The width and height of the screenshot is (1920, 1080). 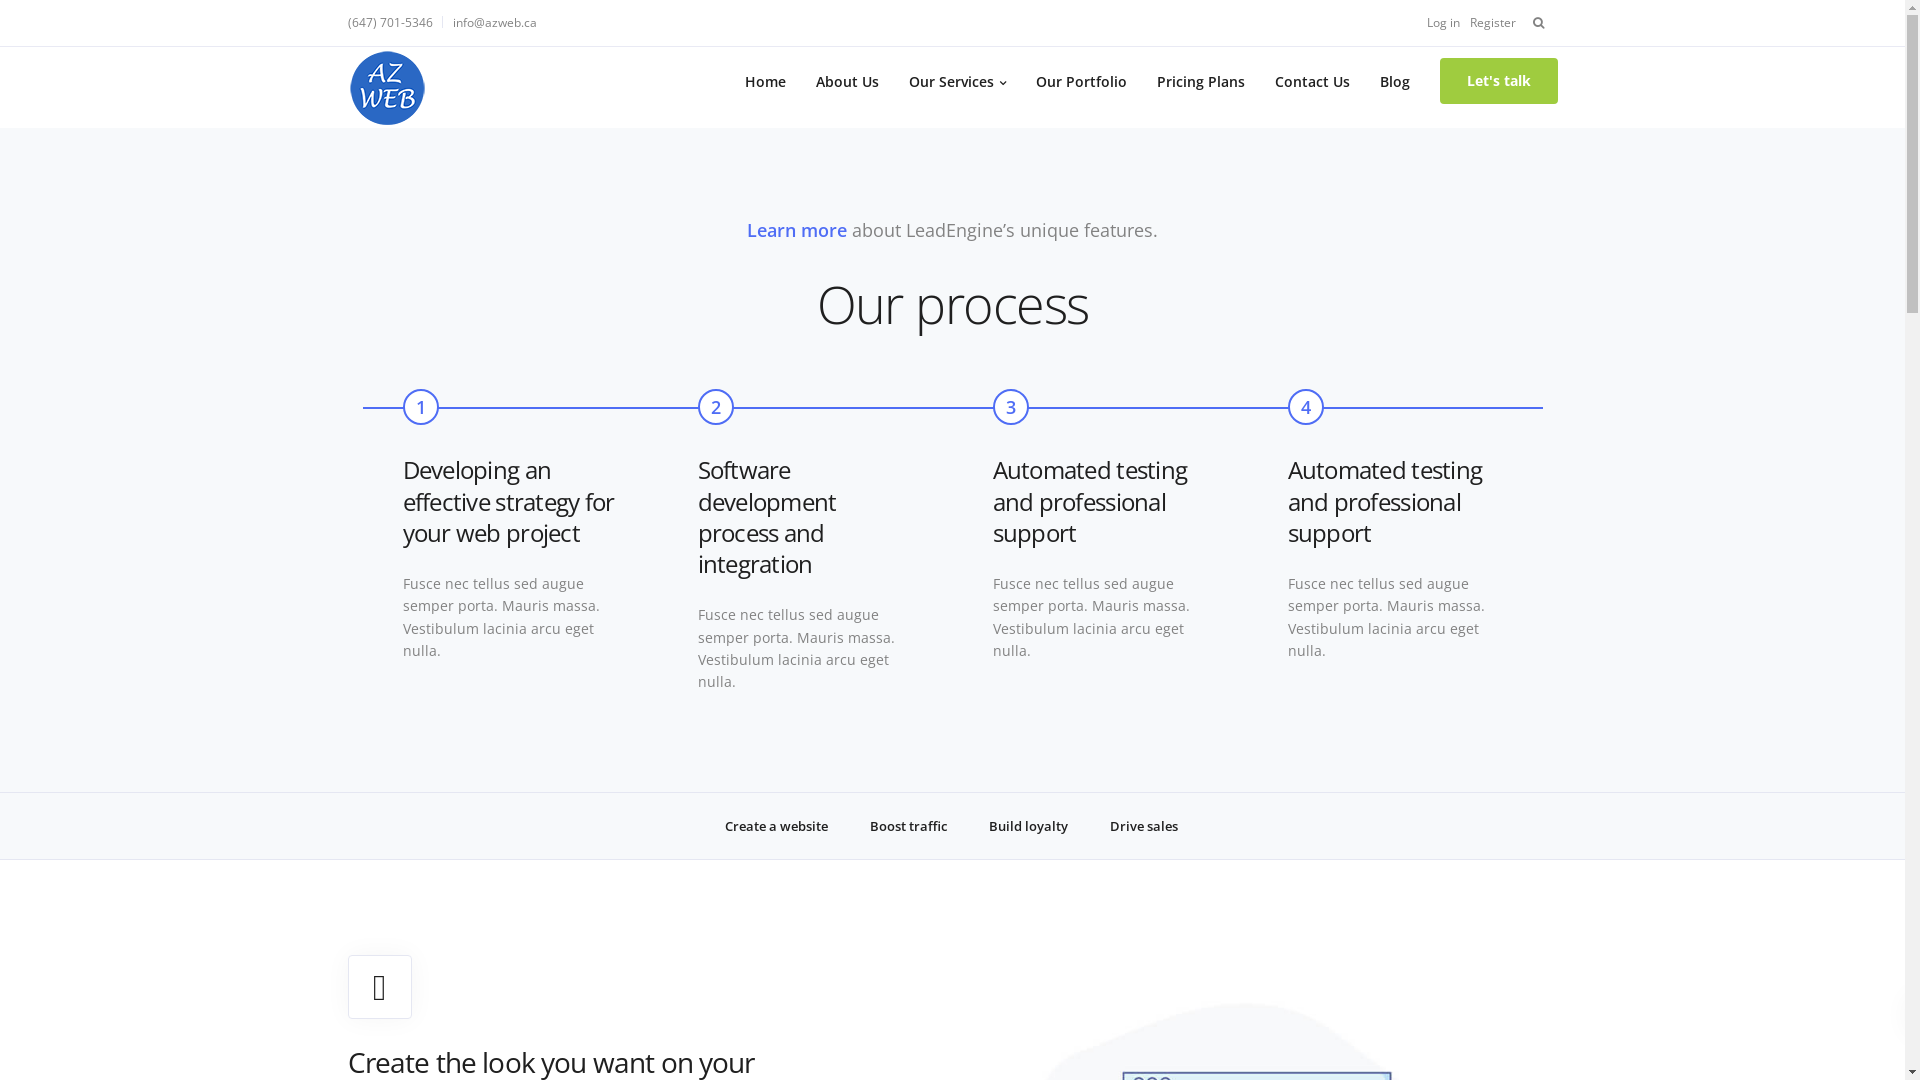 I want to click on 'Our Services', so click(x=956, y=80).